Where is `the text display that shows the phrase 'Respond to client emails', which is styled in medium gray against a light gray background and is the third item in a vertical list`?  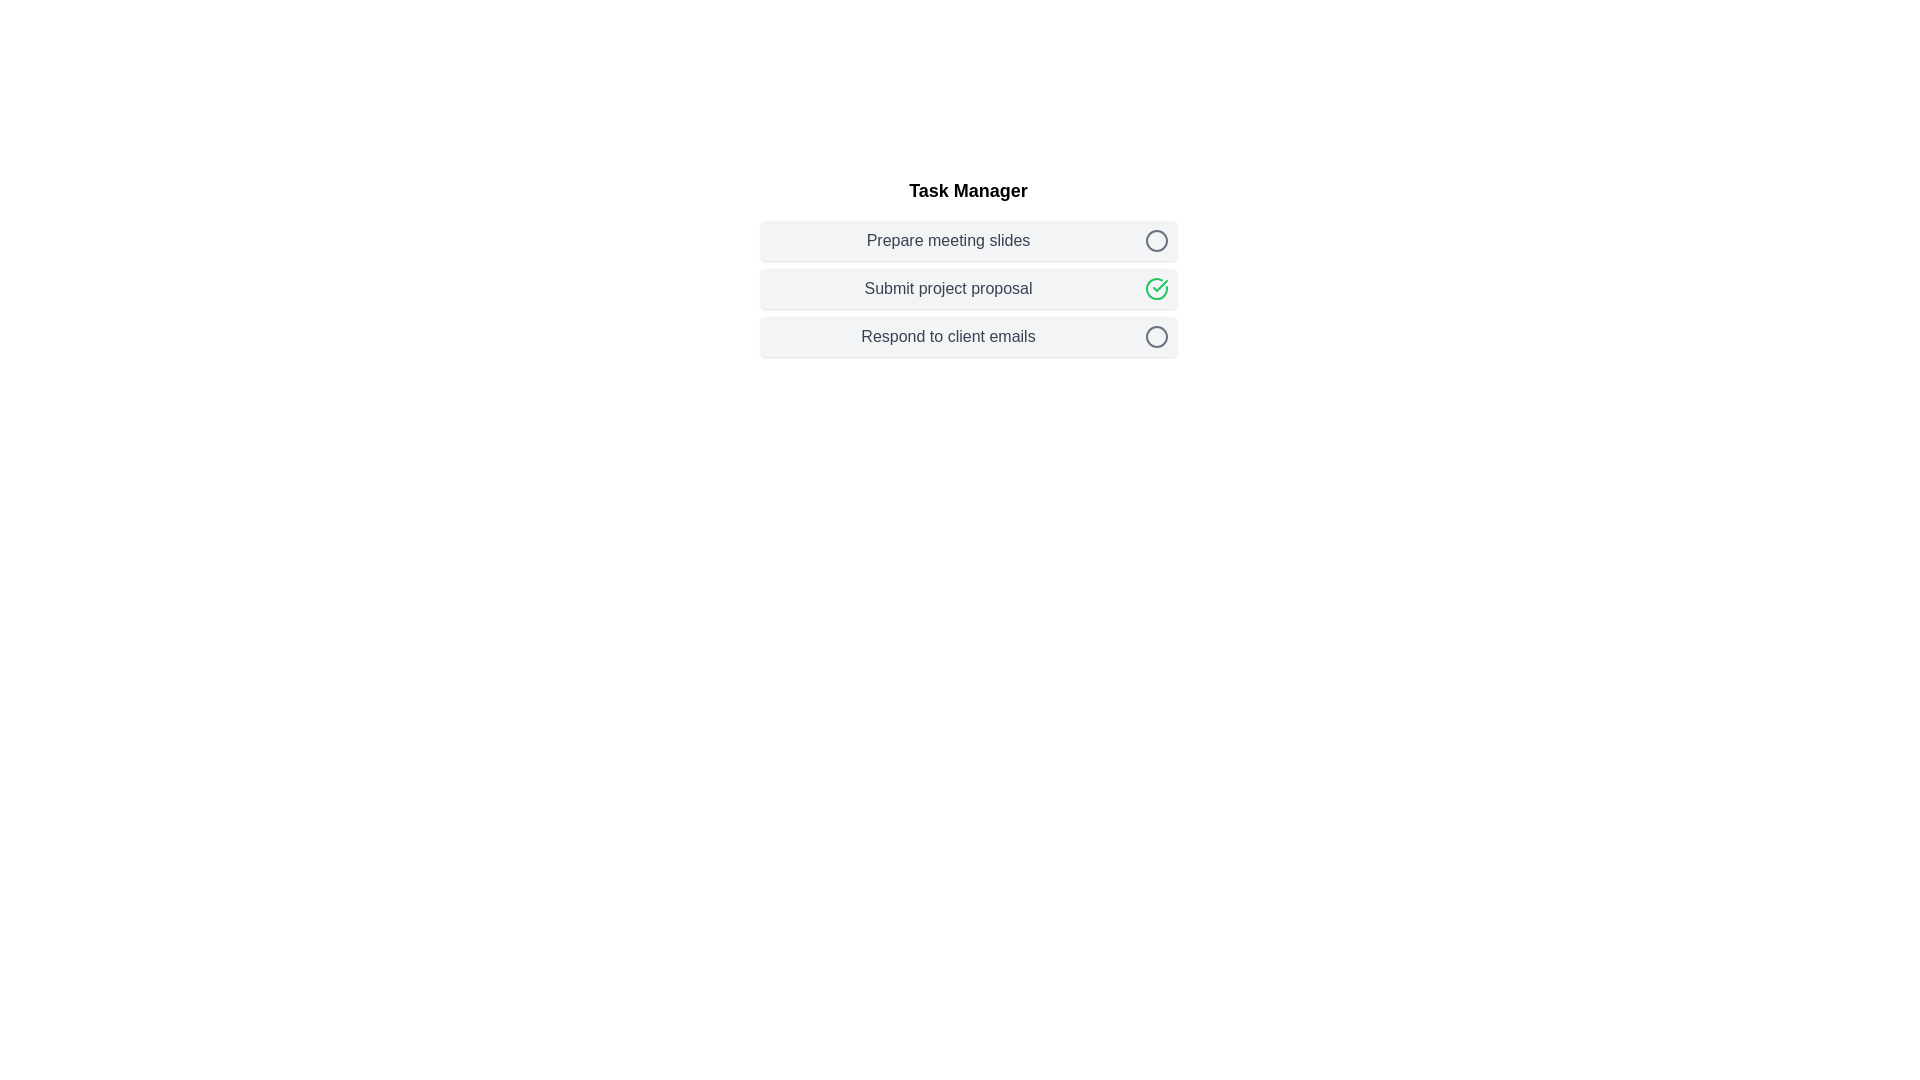 the text display that shows the phrase 'Respond to client emails', which is styled in medium gray against a light gray background and is the third item in a vertical list is located at coordinates (947, 335).